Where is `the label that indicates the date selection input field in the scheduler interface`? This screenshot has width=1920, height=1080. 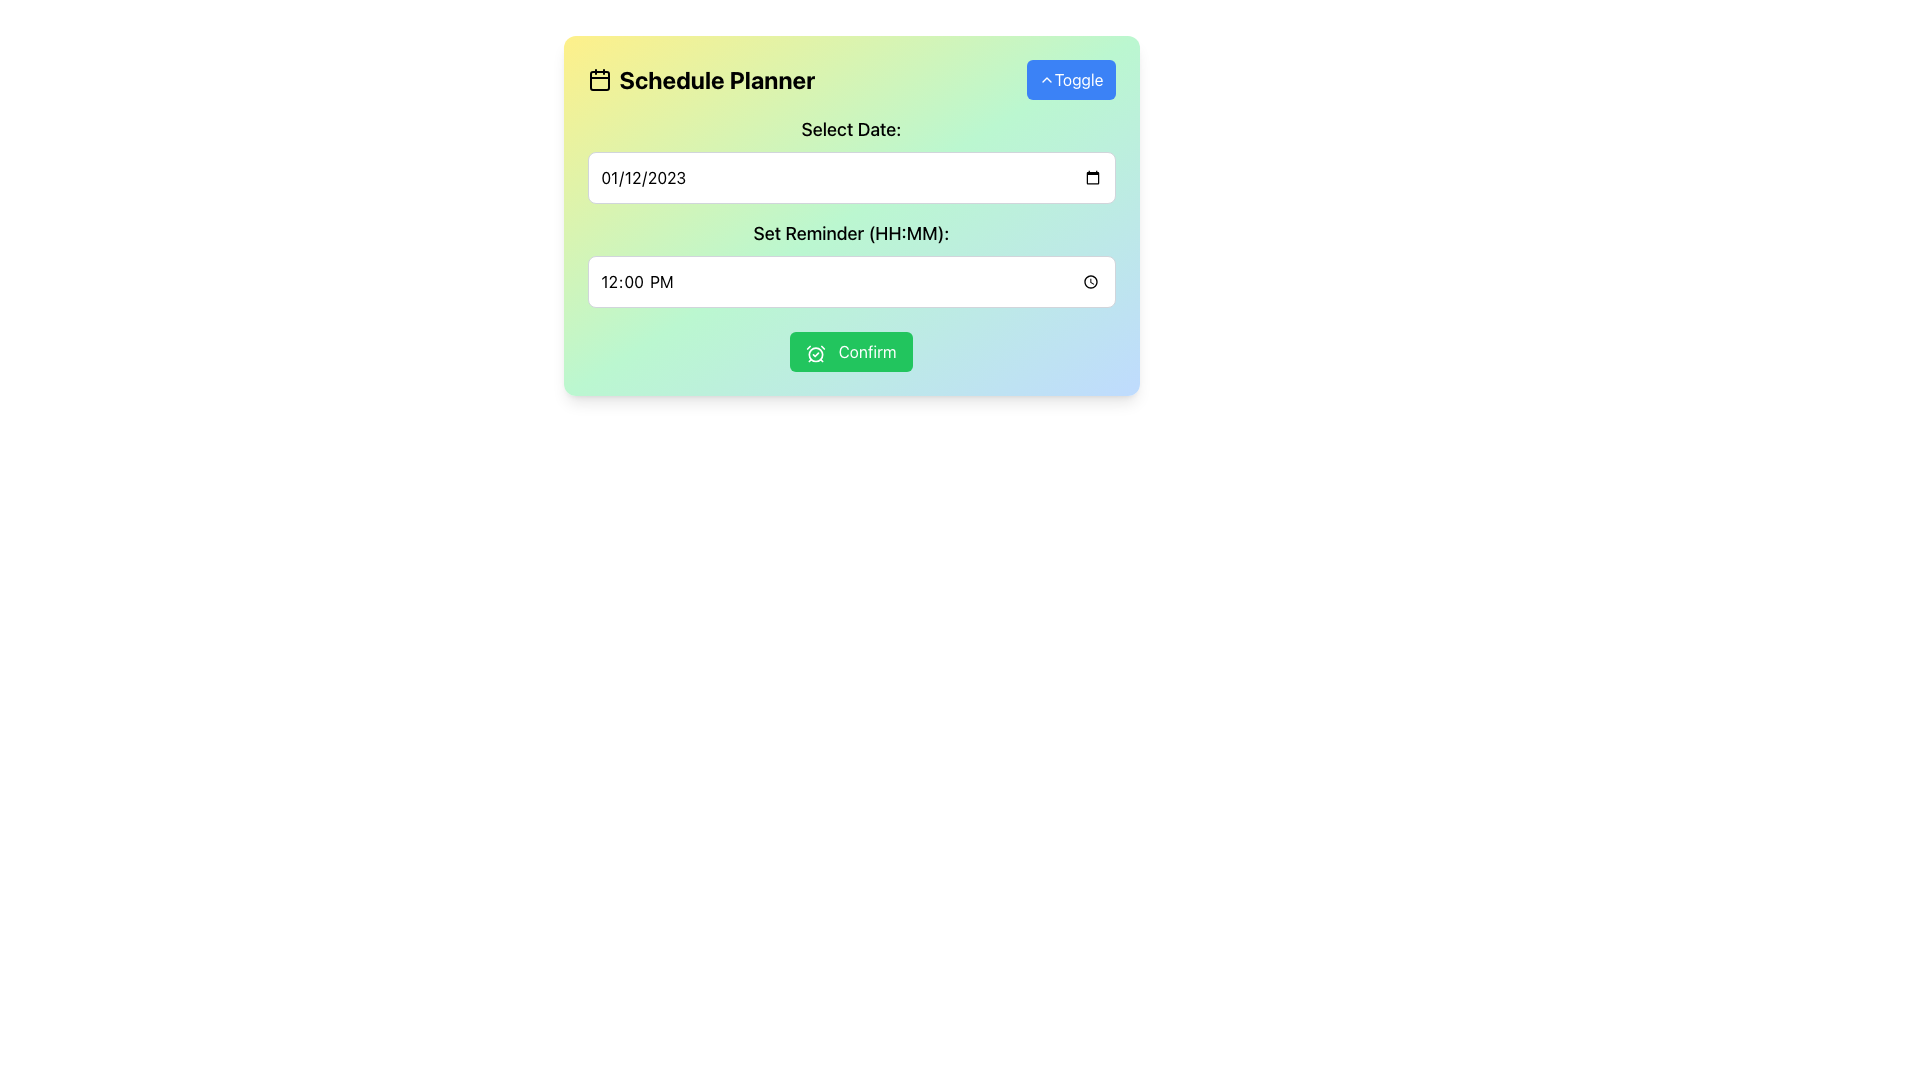 the label that indicates the date selection input field in the scheduler interface is located at coordinates (851, 130).